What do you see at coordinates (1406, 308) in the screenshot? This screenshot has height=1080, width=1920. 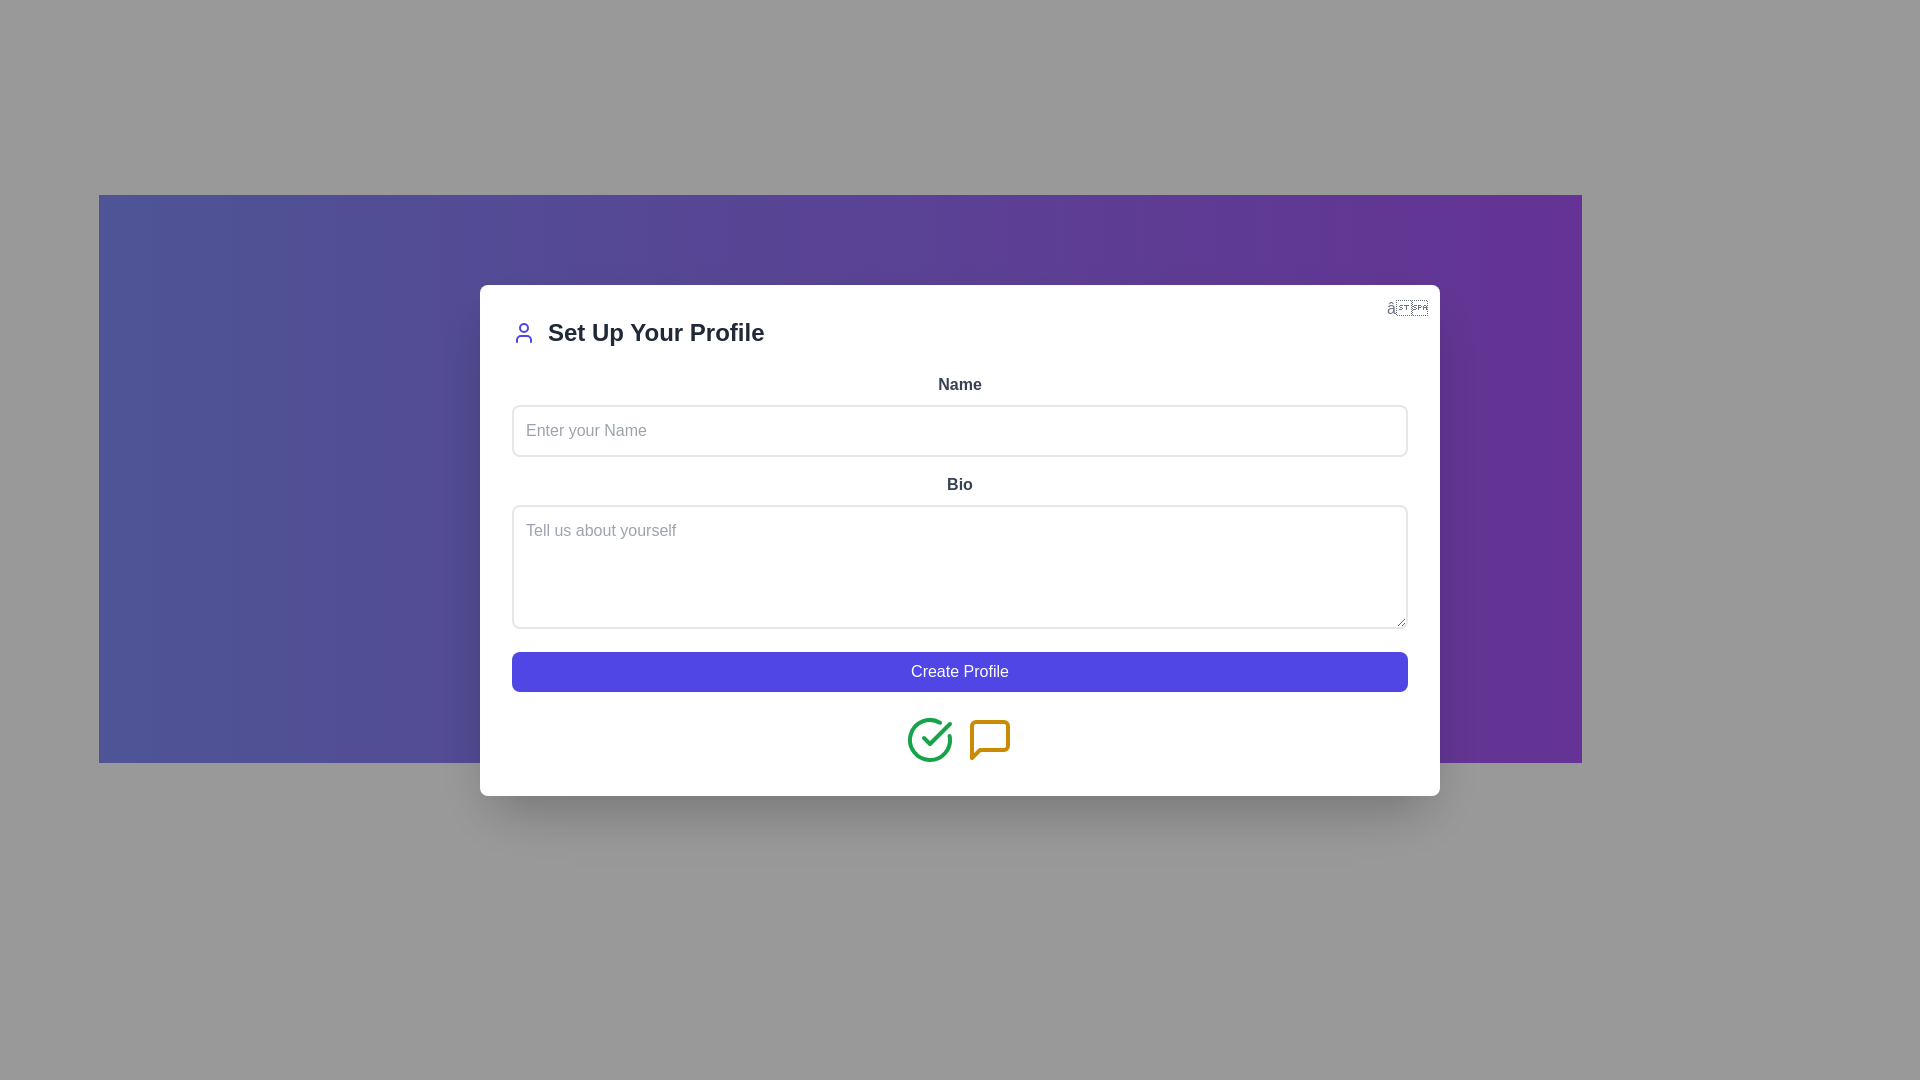 I see `the close button located at the top-right corner of the modal dialog` at bounding box center [1406, 308].